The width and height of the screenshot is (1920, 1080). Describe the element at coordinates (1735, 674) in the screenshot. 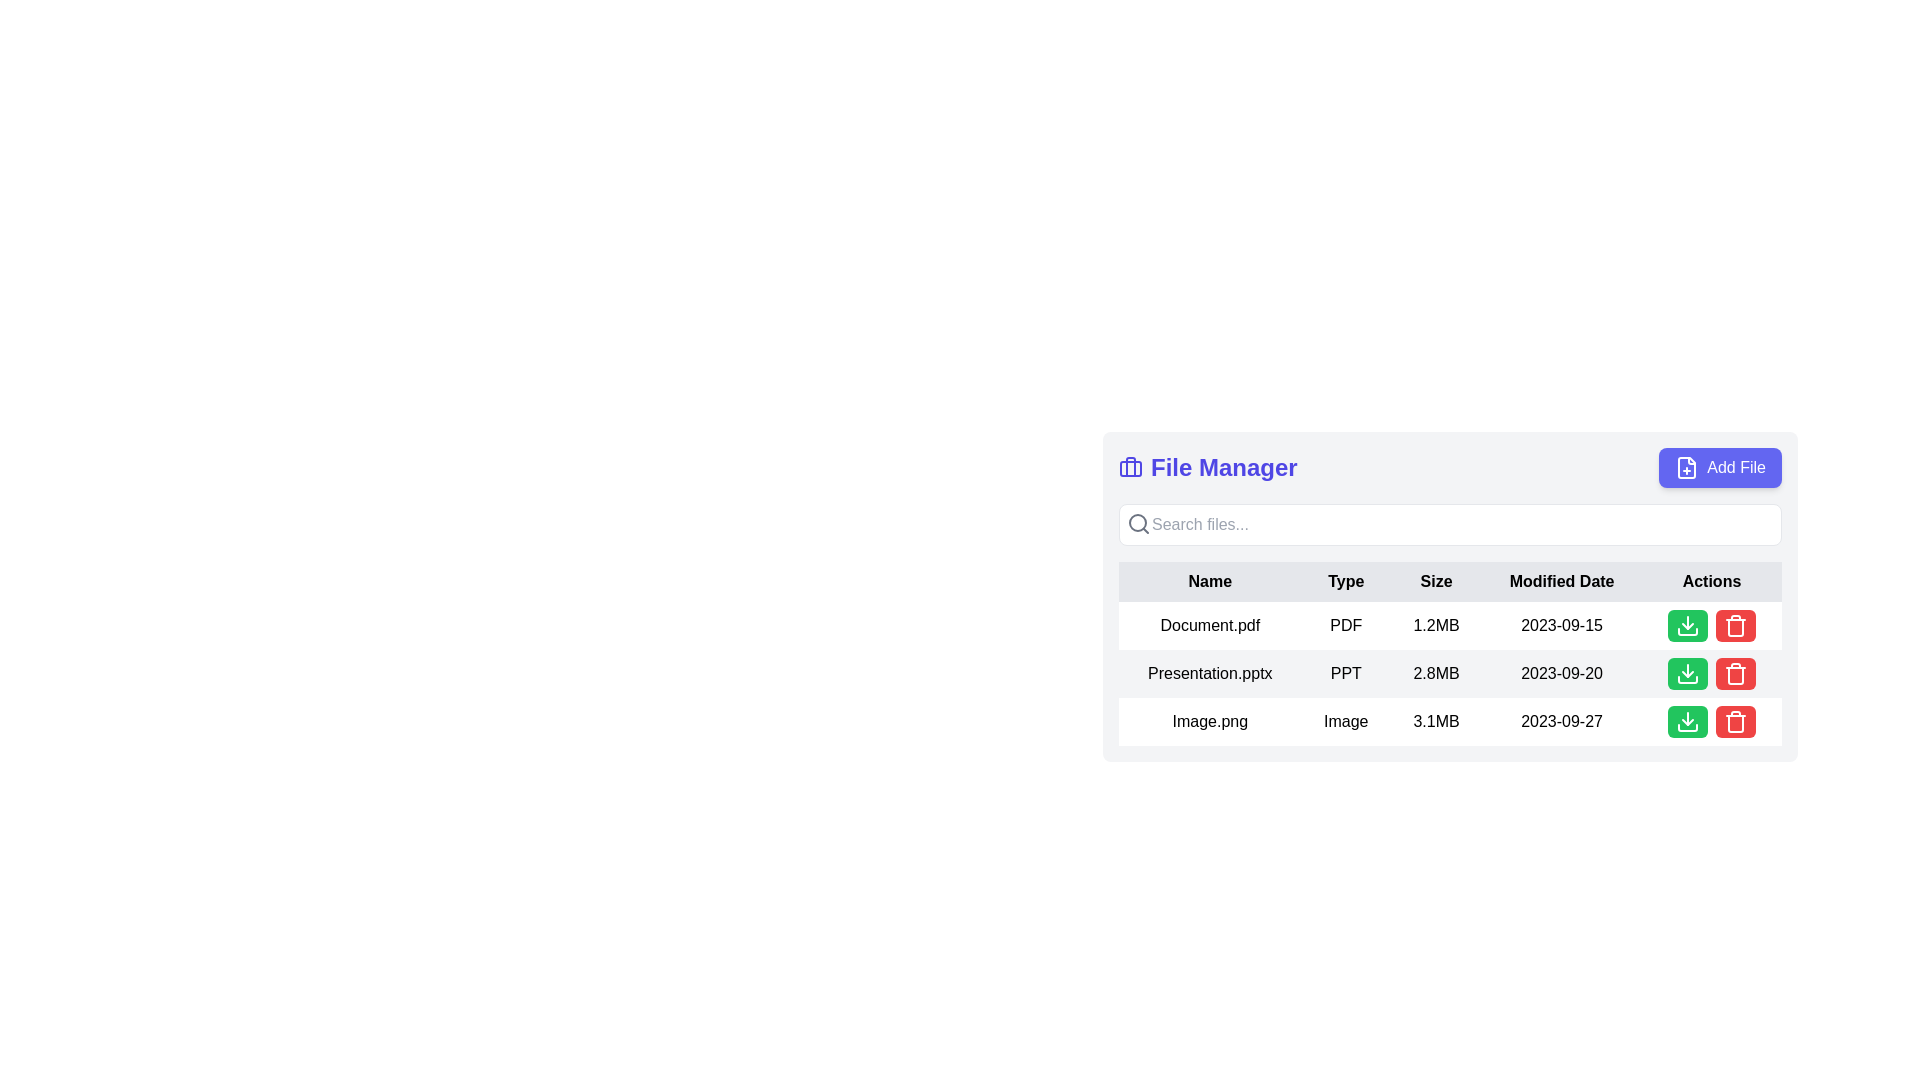

I see `the small red delete button with a trash icon in the 'Actions' column for the file 'Presentation.pptx'` at that location.